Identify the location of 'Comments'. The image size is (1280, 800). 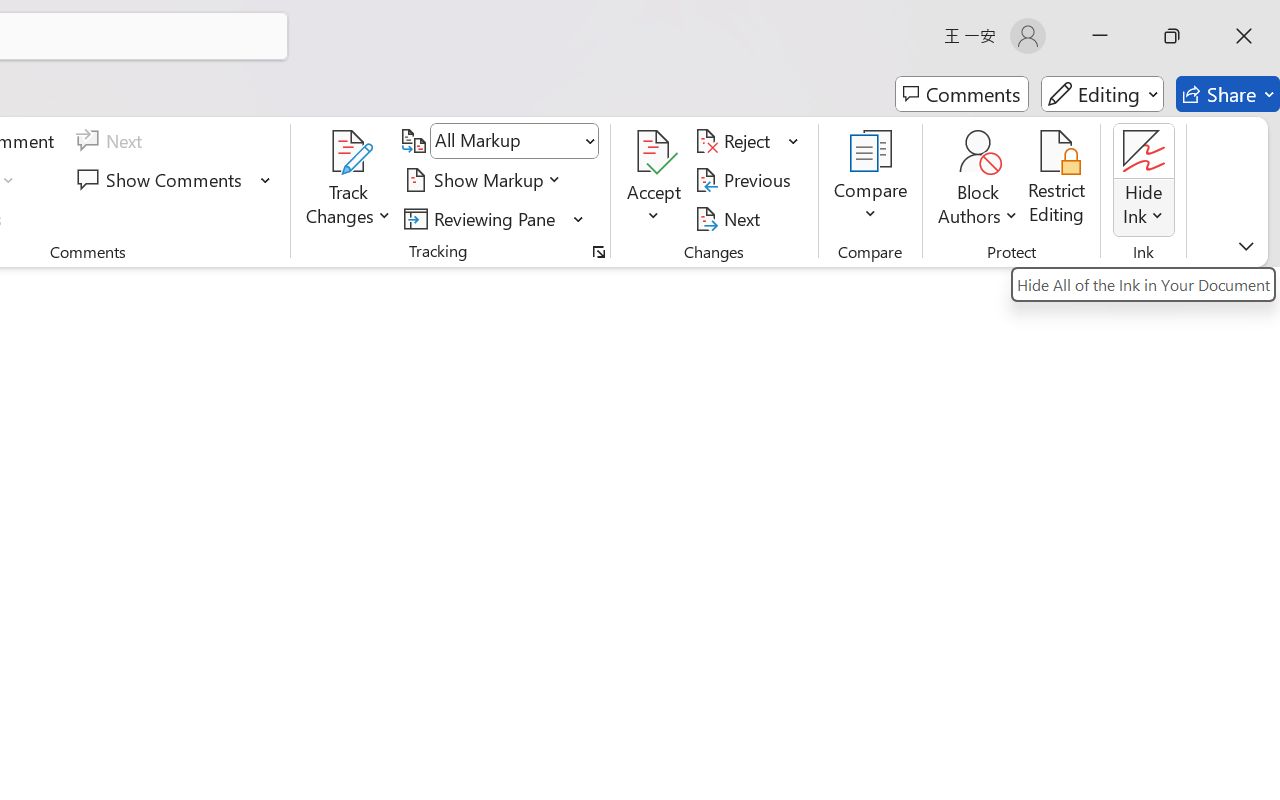
(961, 94).